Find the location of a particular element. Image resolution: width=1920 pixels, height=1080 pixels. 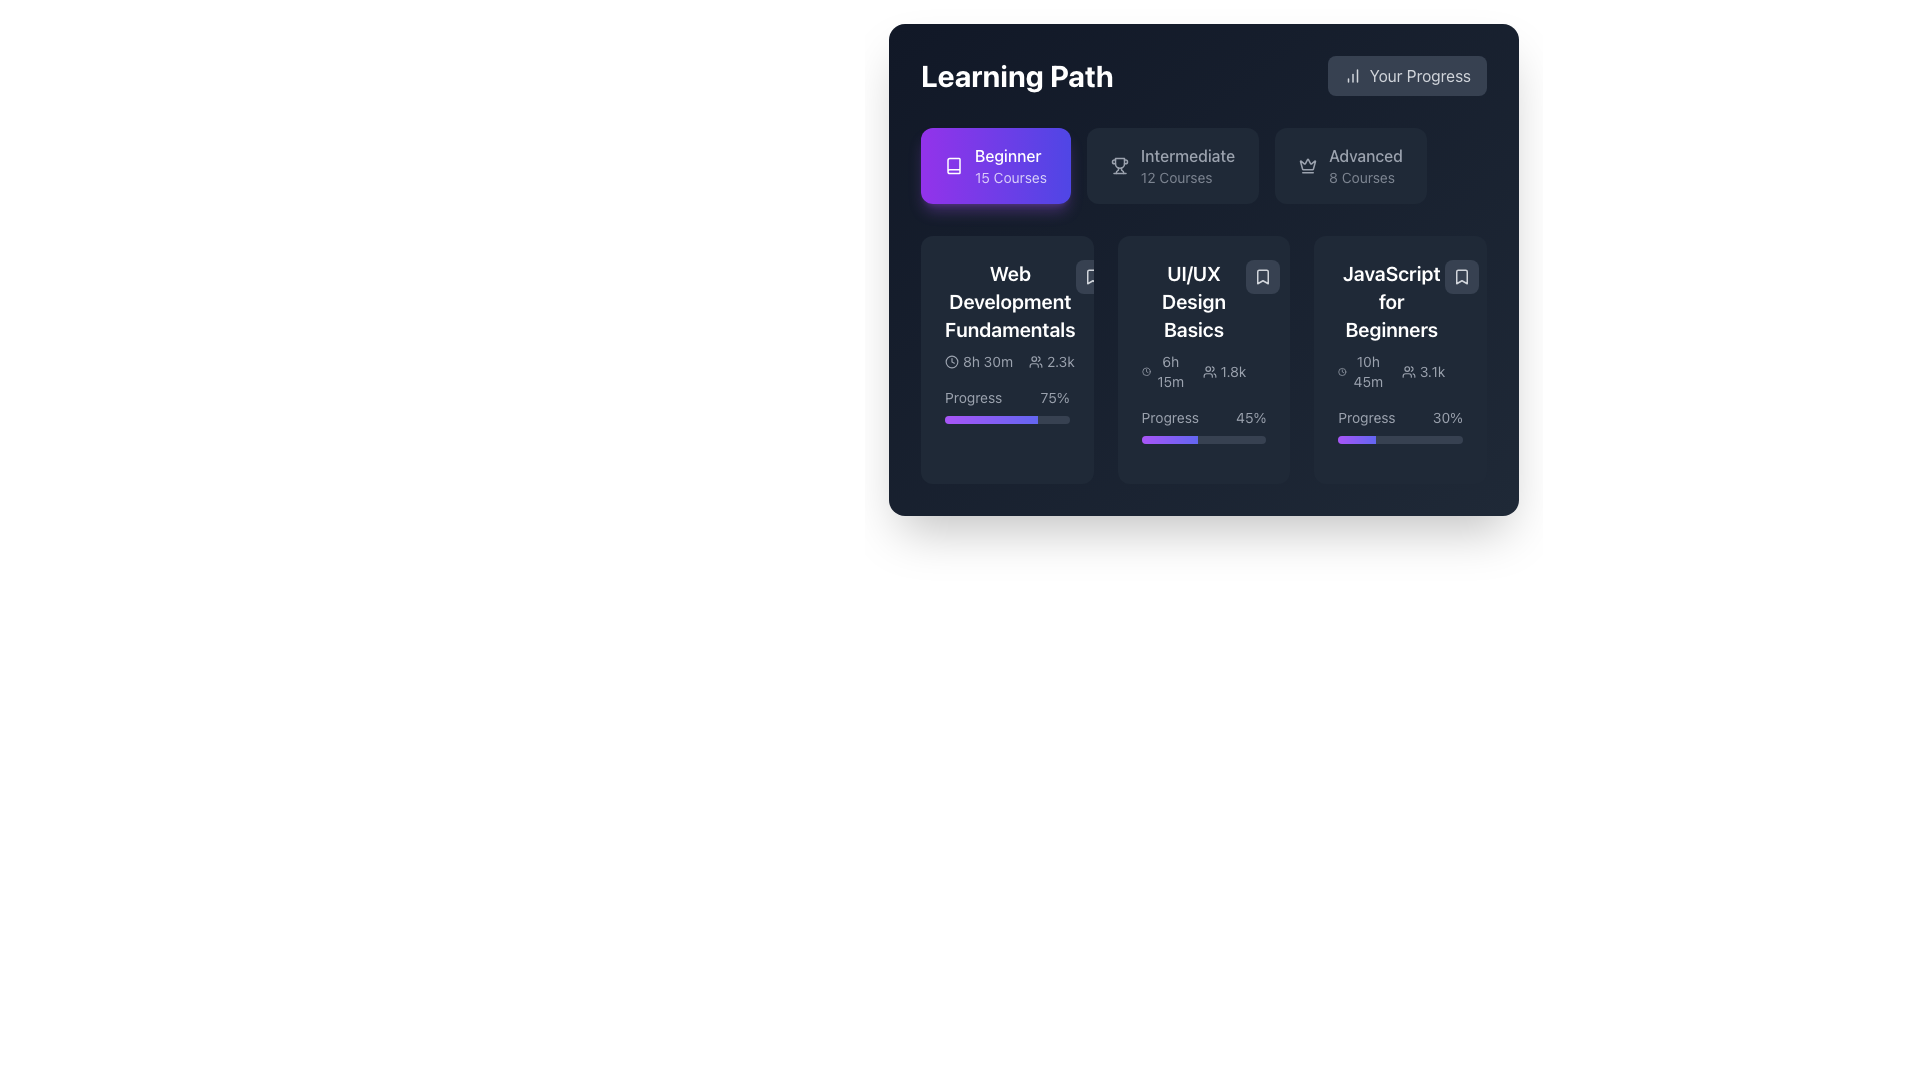

the composite UI component consisting of an icon with two human figures and the numeric text label '3.1k' is located at coordinates (1422, 371).